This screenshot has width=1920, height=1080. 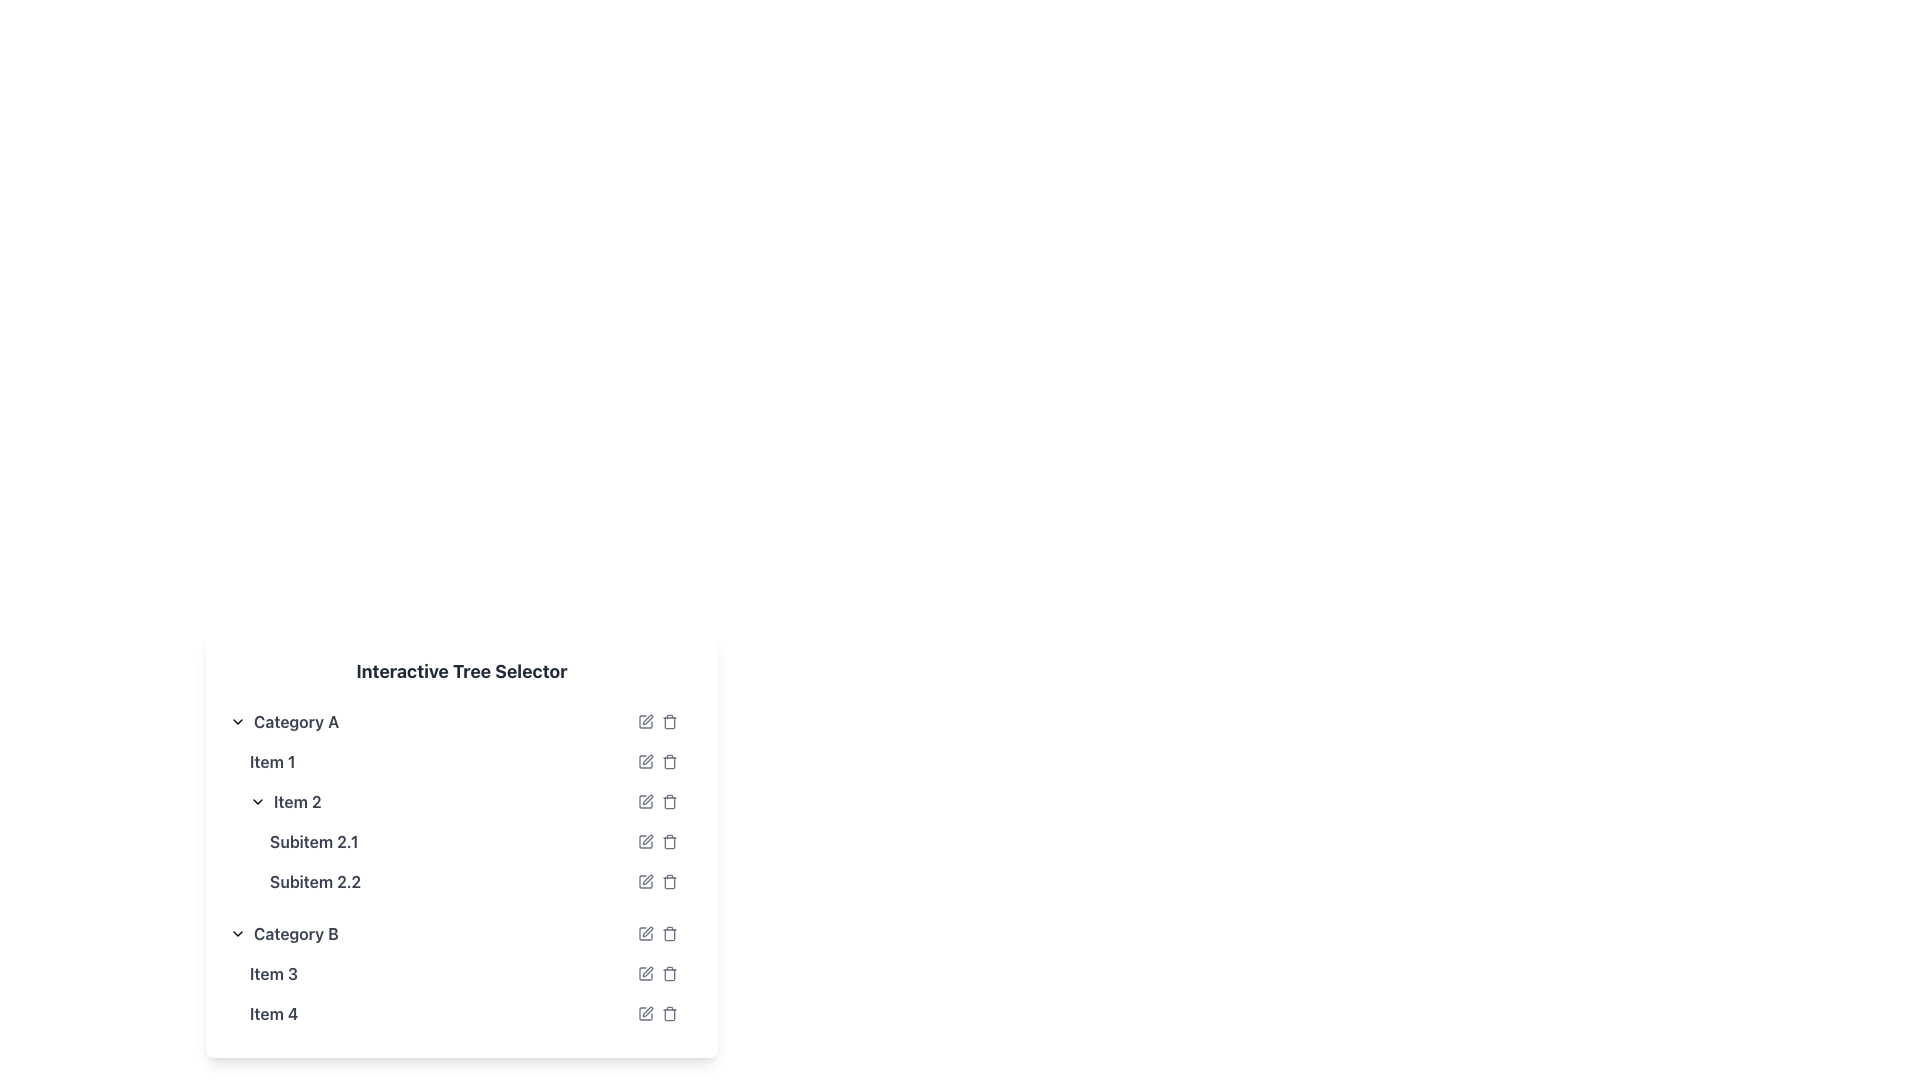 What do you see at coordinates (670, 933) in the screenshot?
I see `the trash can icon used for deletion within the 'Category B' section of the vertical interactive tree structure to initiate a delete action` at bounding box center [670, 933].